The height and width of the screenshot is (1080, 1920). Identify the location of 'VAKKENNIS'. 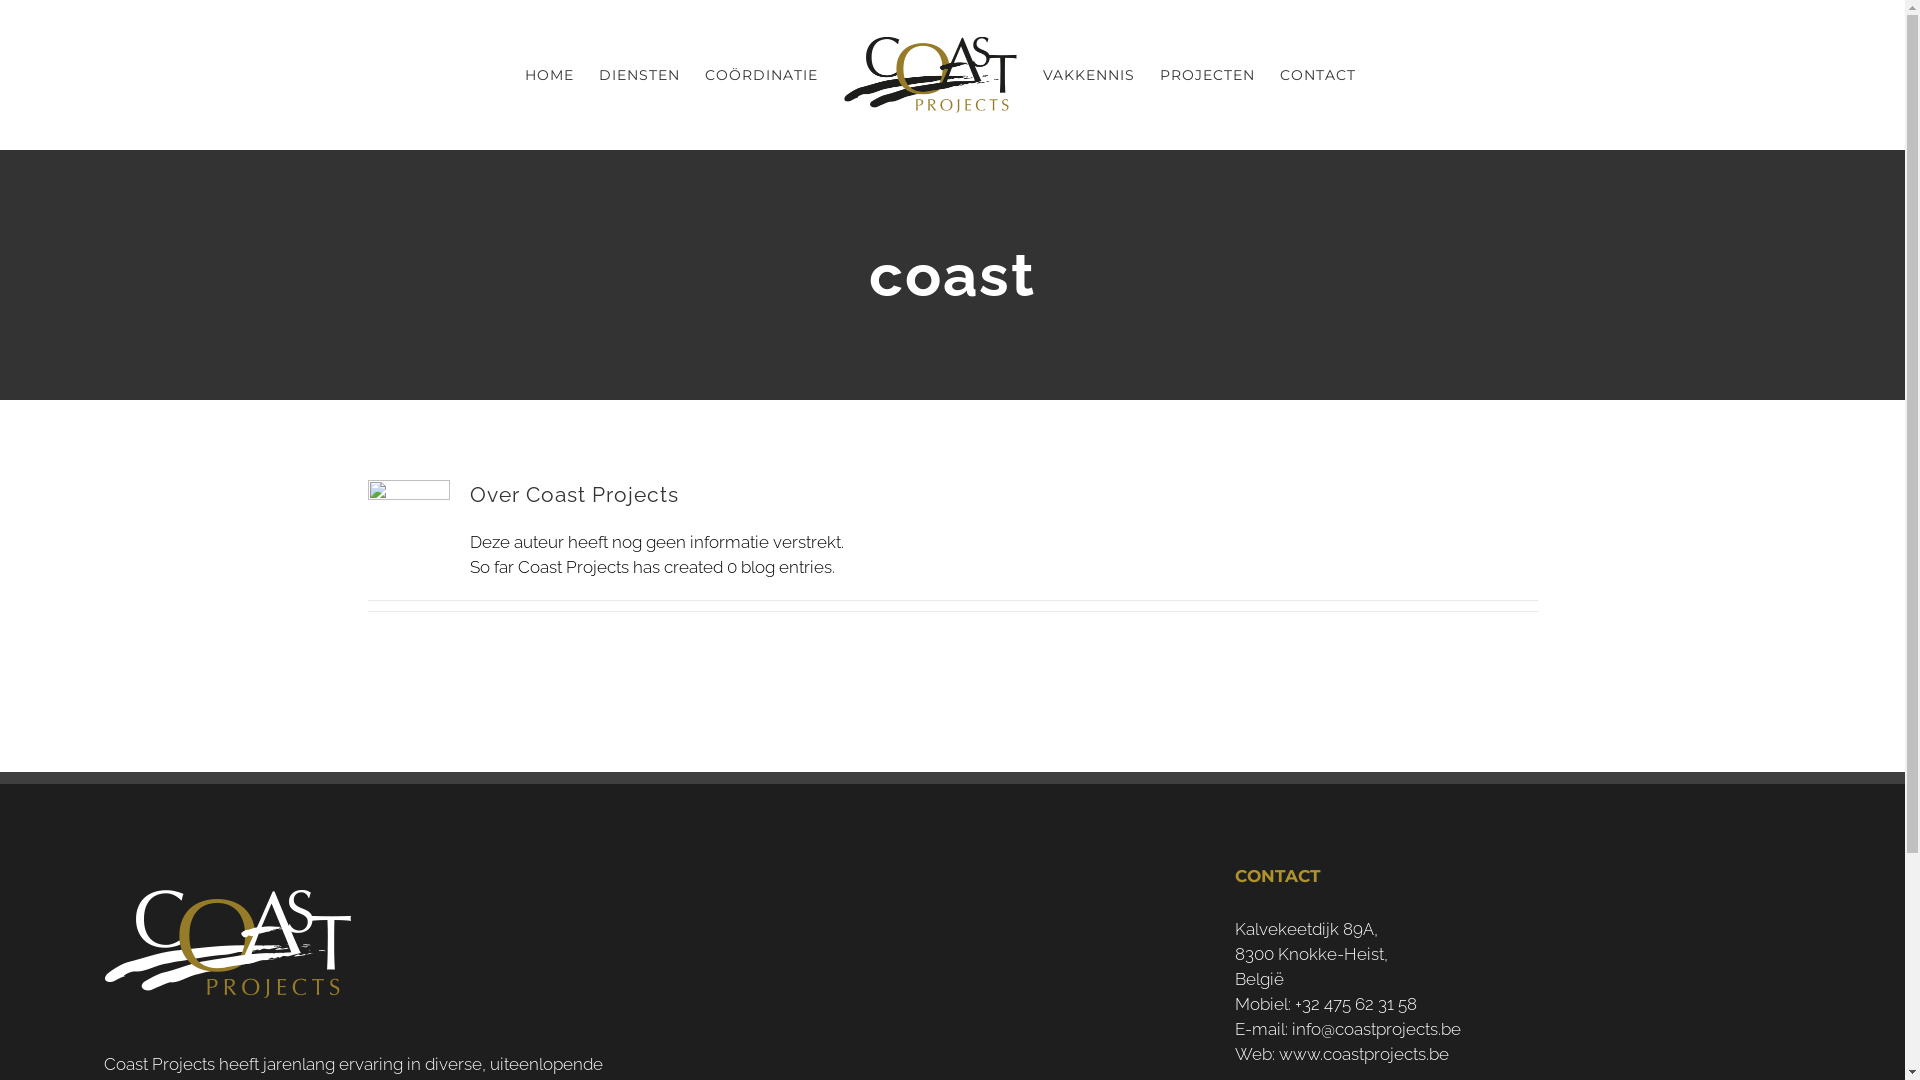
(1087, 73).